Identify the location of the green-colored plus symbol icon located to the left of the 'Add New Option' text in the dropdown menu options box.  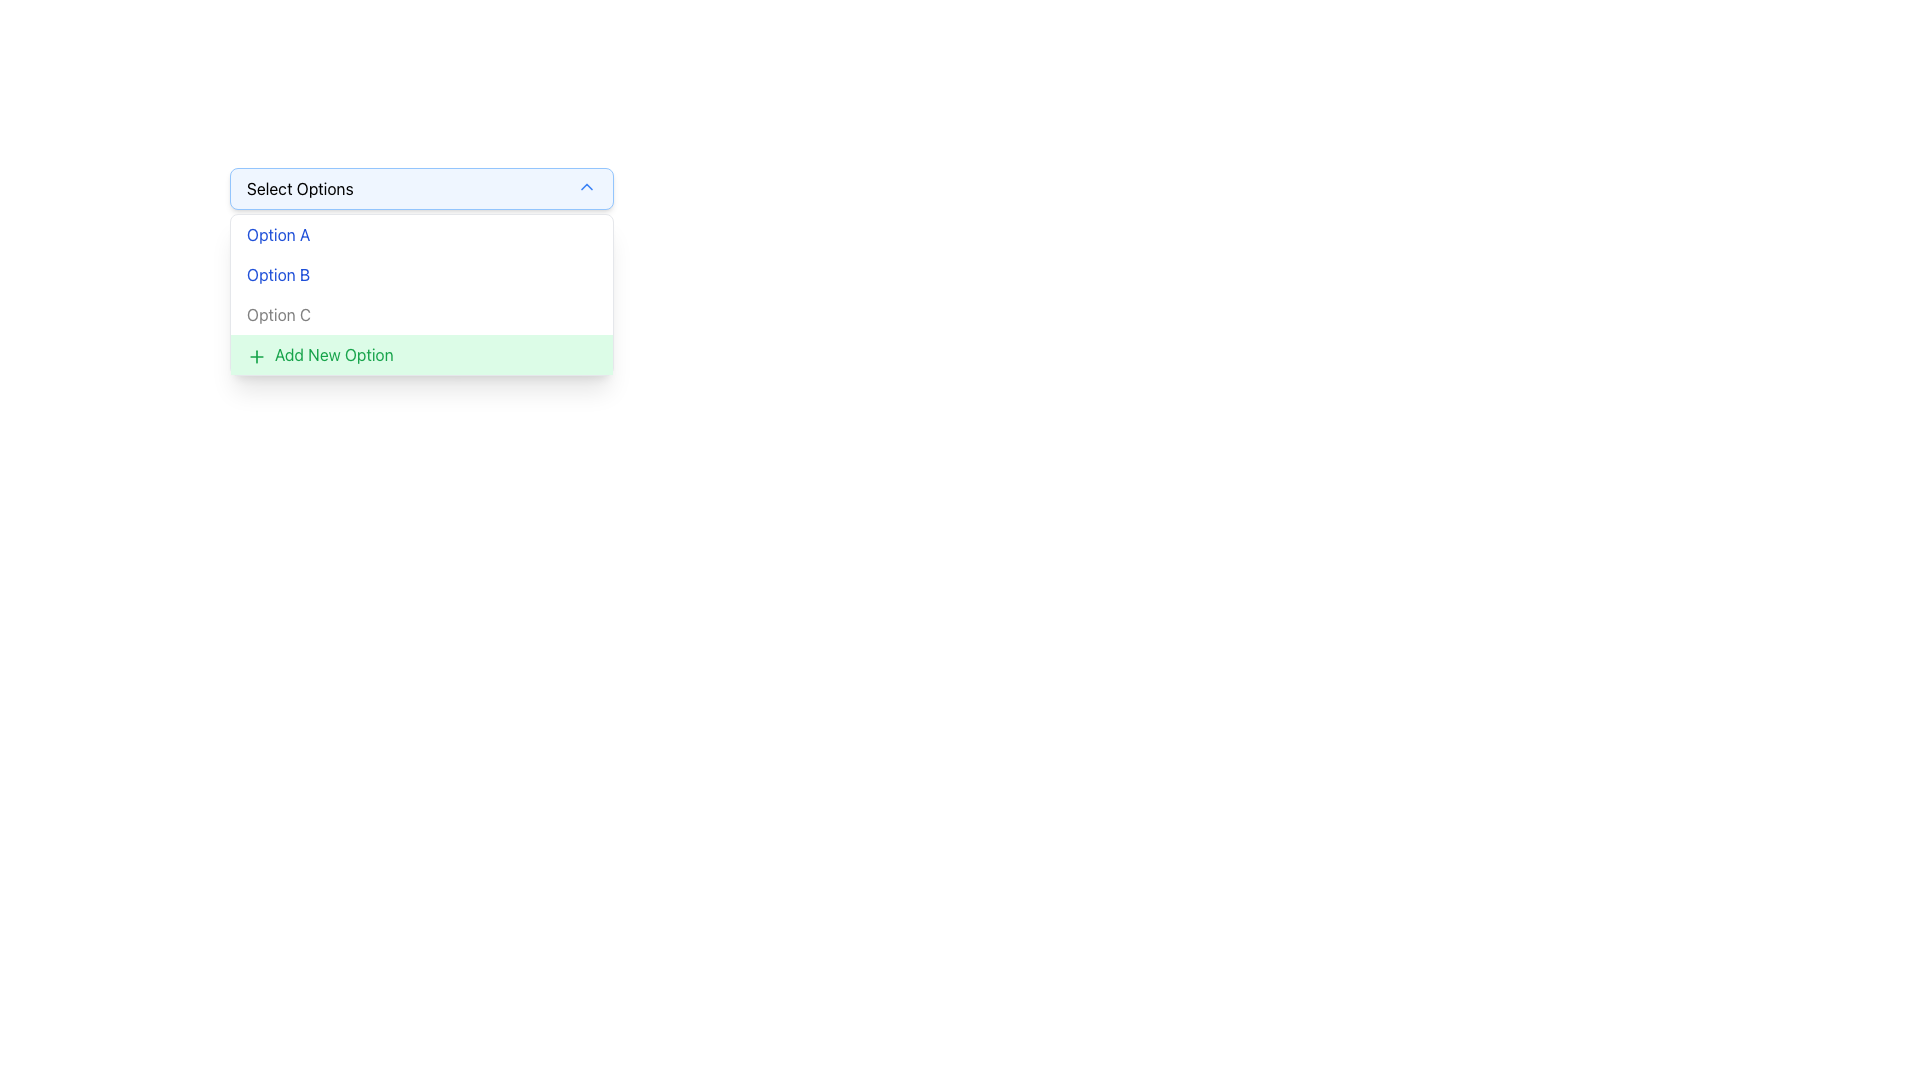
(256, 354).